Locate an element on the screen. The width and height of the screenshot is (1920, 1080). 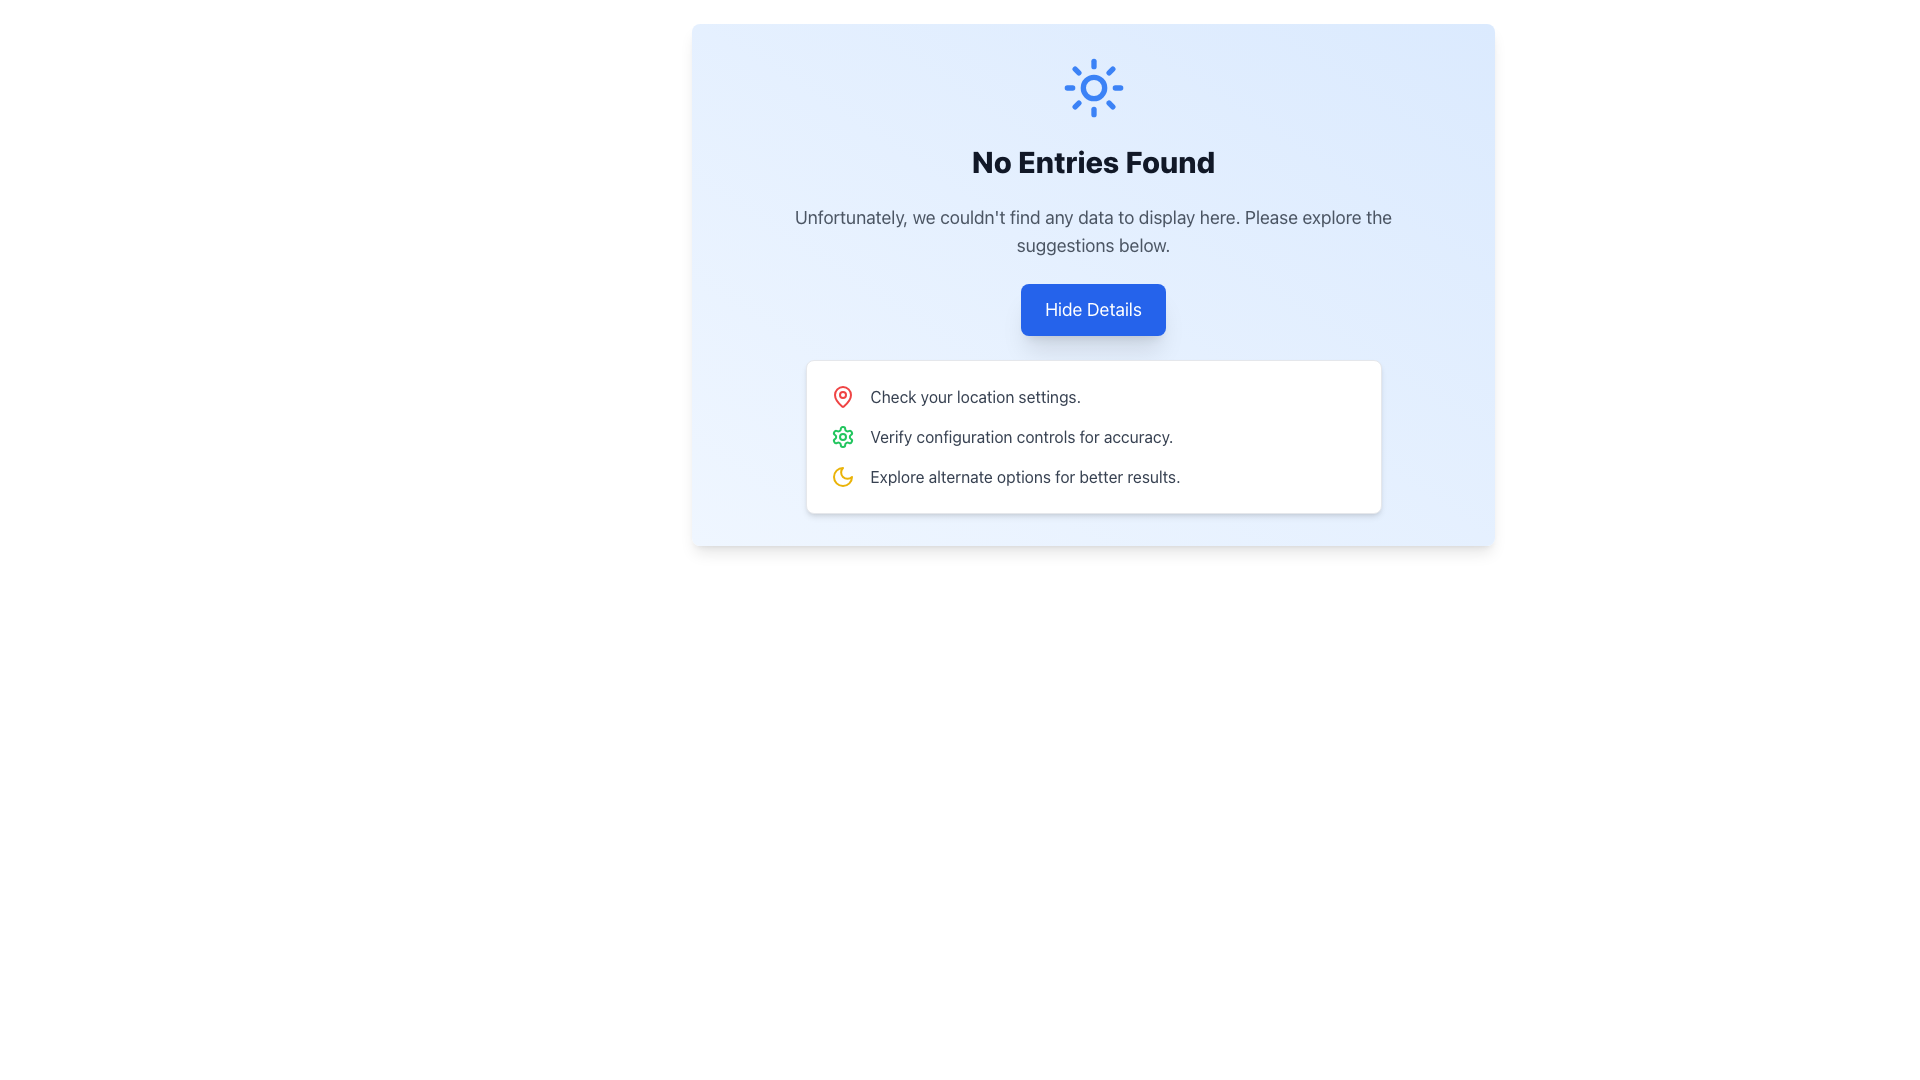
the yellow crescent moon icon located in the upper-middle portion of the interface, near the 'No Entries Found' notification is located at coordinates (842, 477).